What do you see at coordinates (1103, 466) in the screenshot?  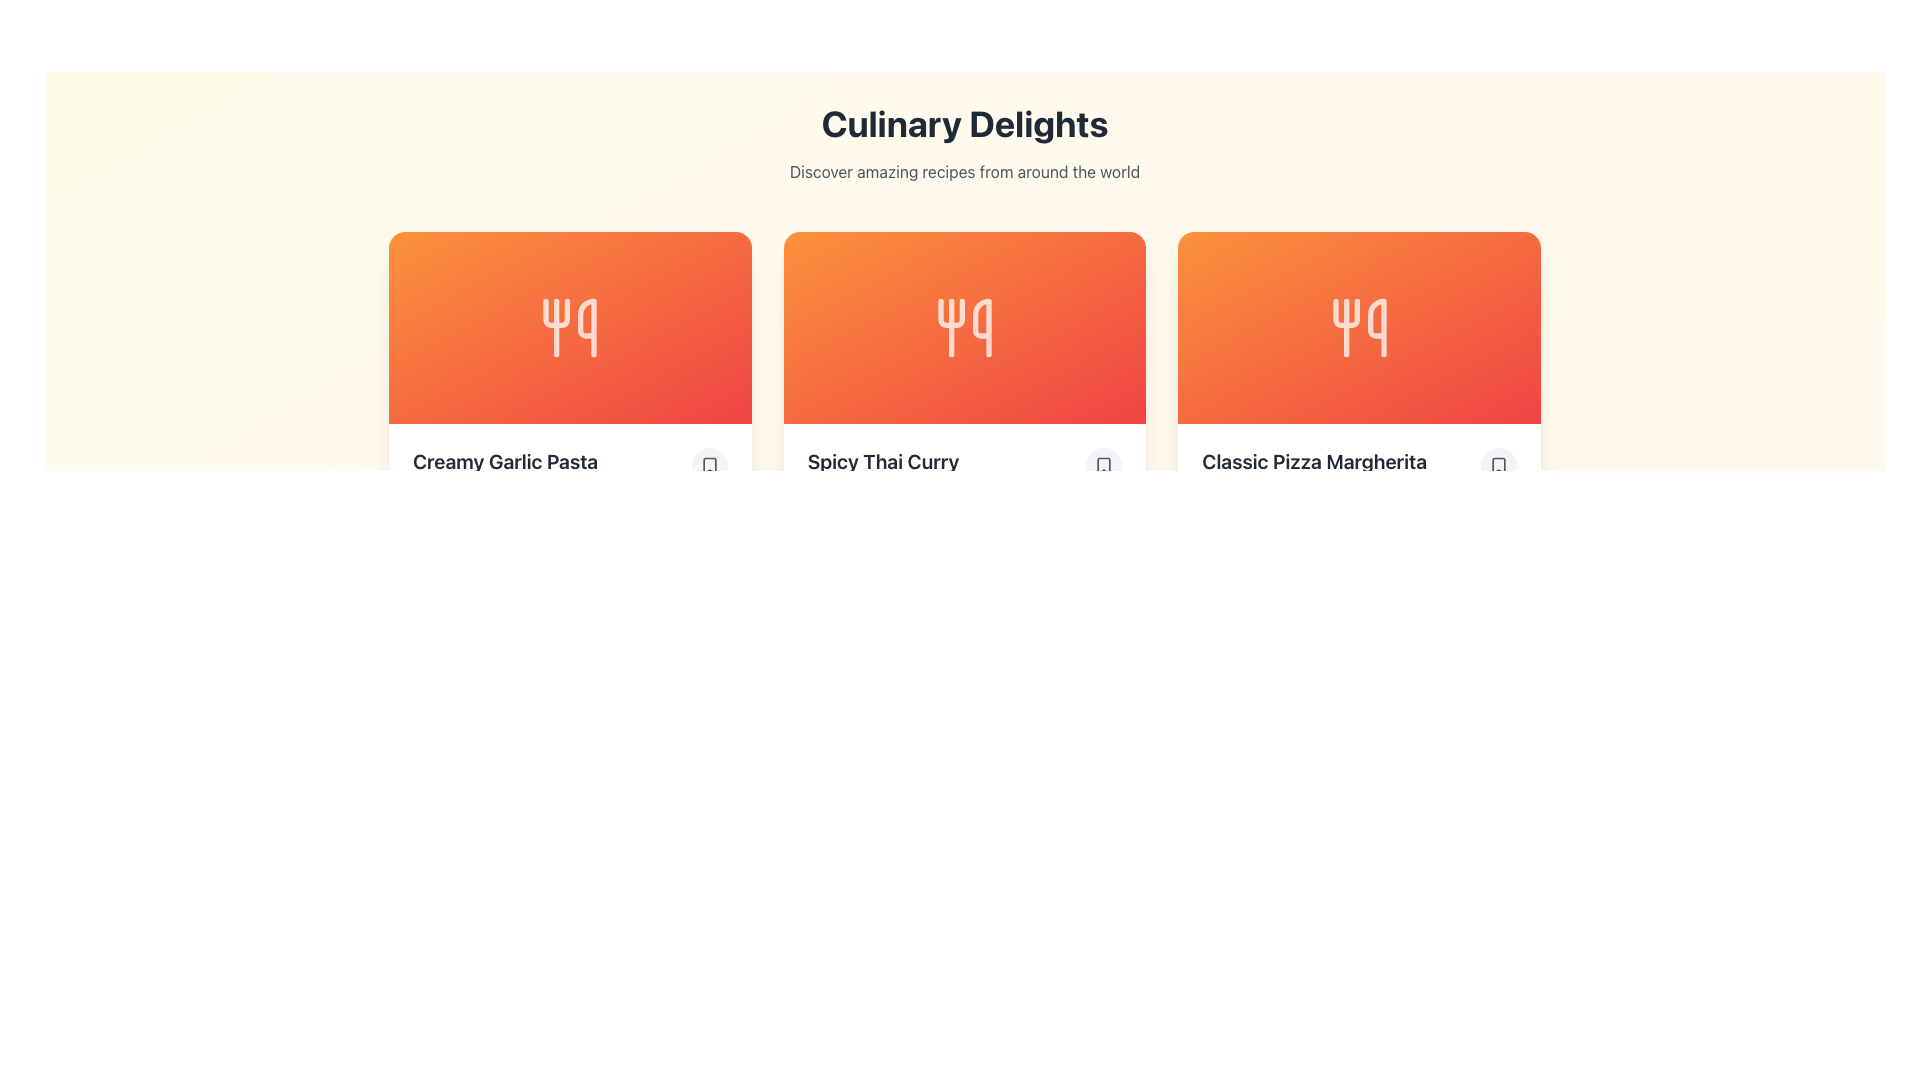 I see `the bookmarking icon located at the bottom-right corner of the 'Spicy Thai Curry' card` at bounding box center [1103, 466].